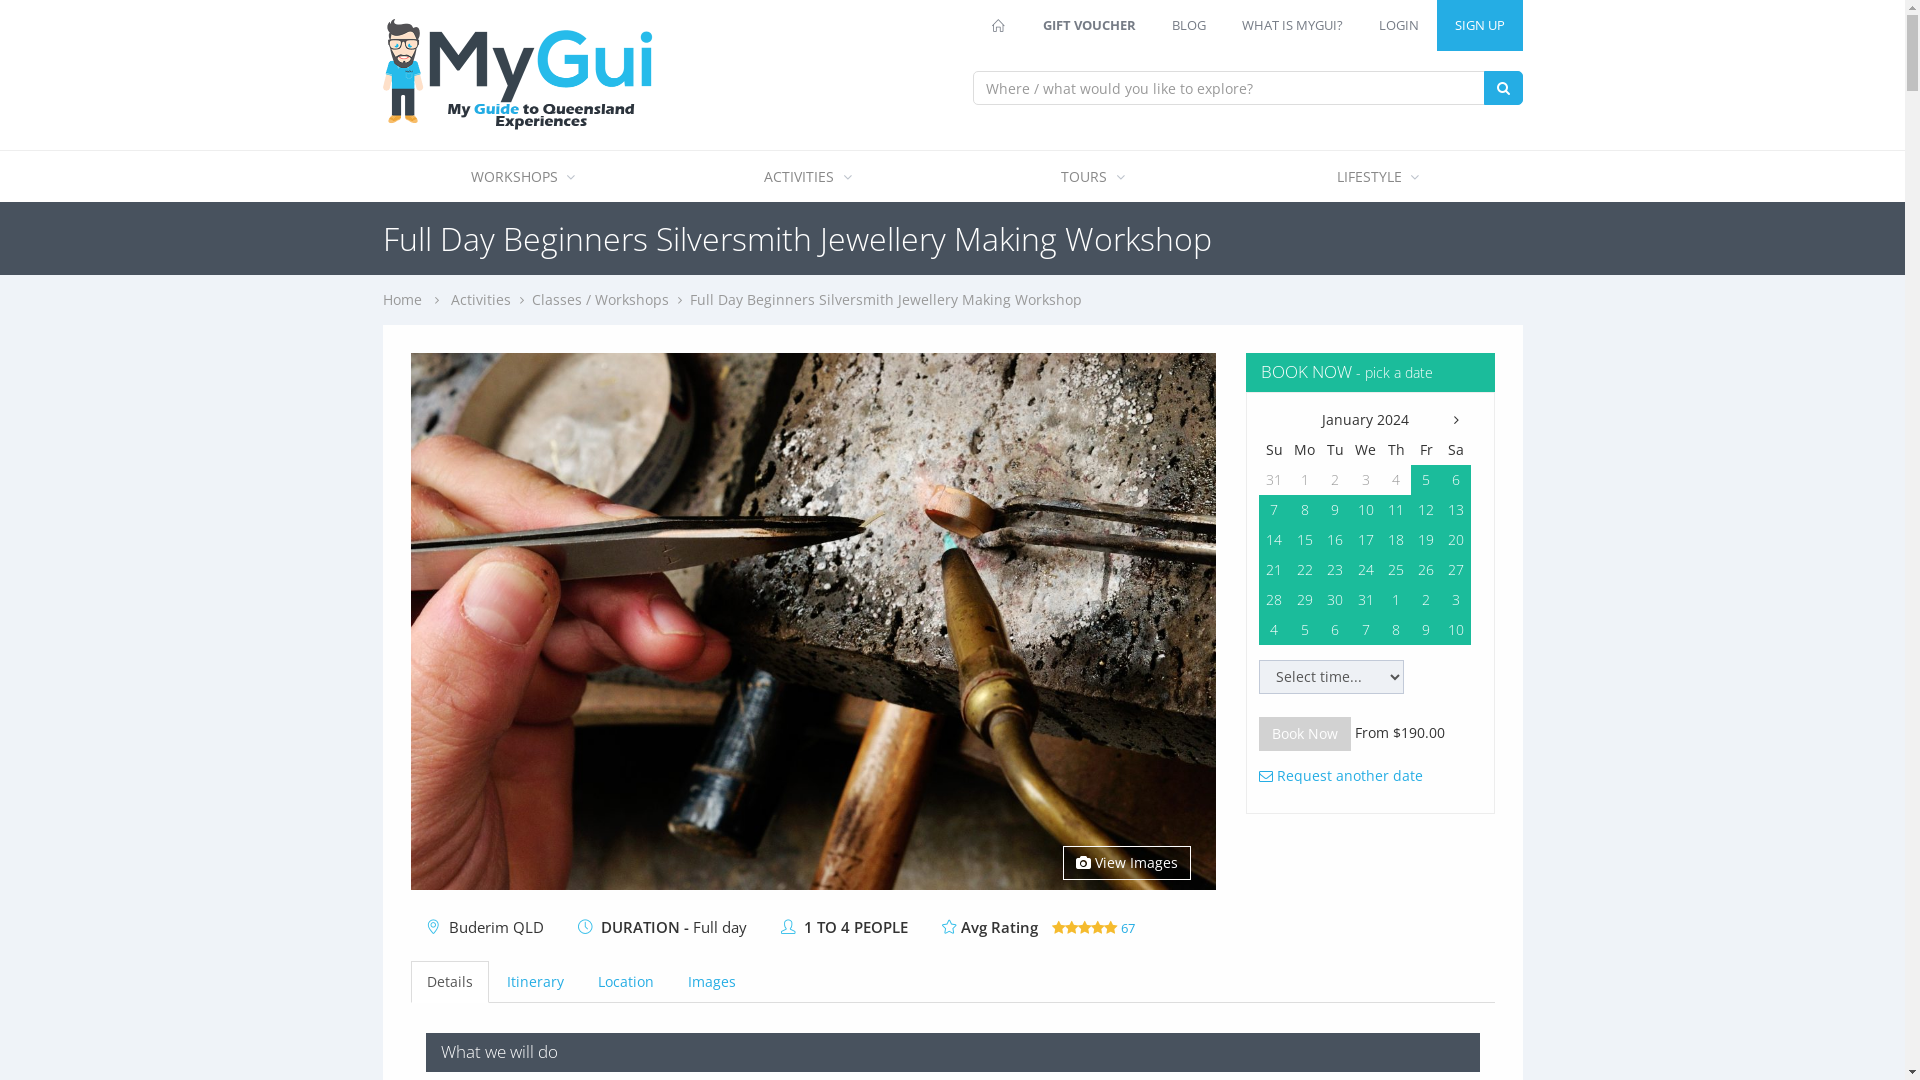 This screenshot has width=1920, height=1080. I want to click on 'Images', so click(711, 981).